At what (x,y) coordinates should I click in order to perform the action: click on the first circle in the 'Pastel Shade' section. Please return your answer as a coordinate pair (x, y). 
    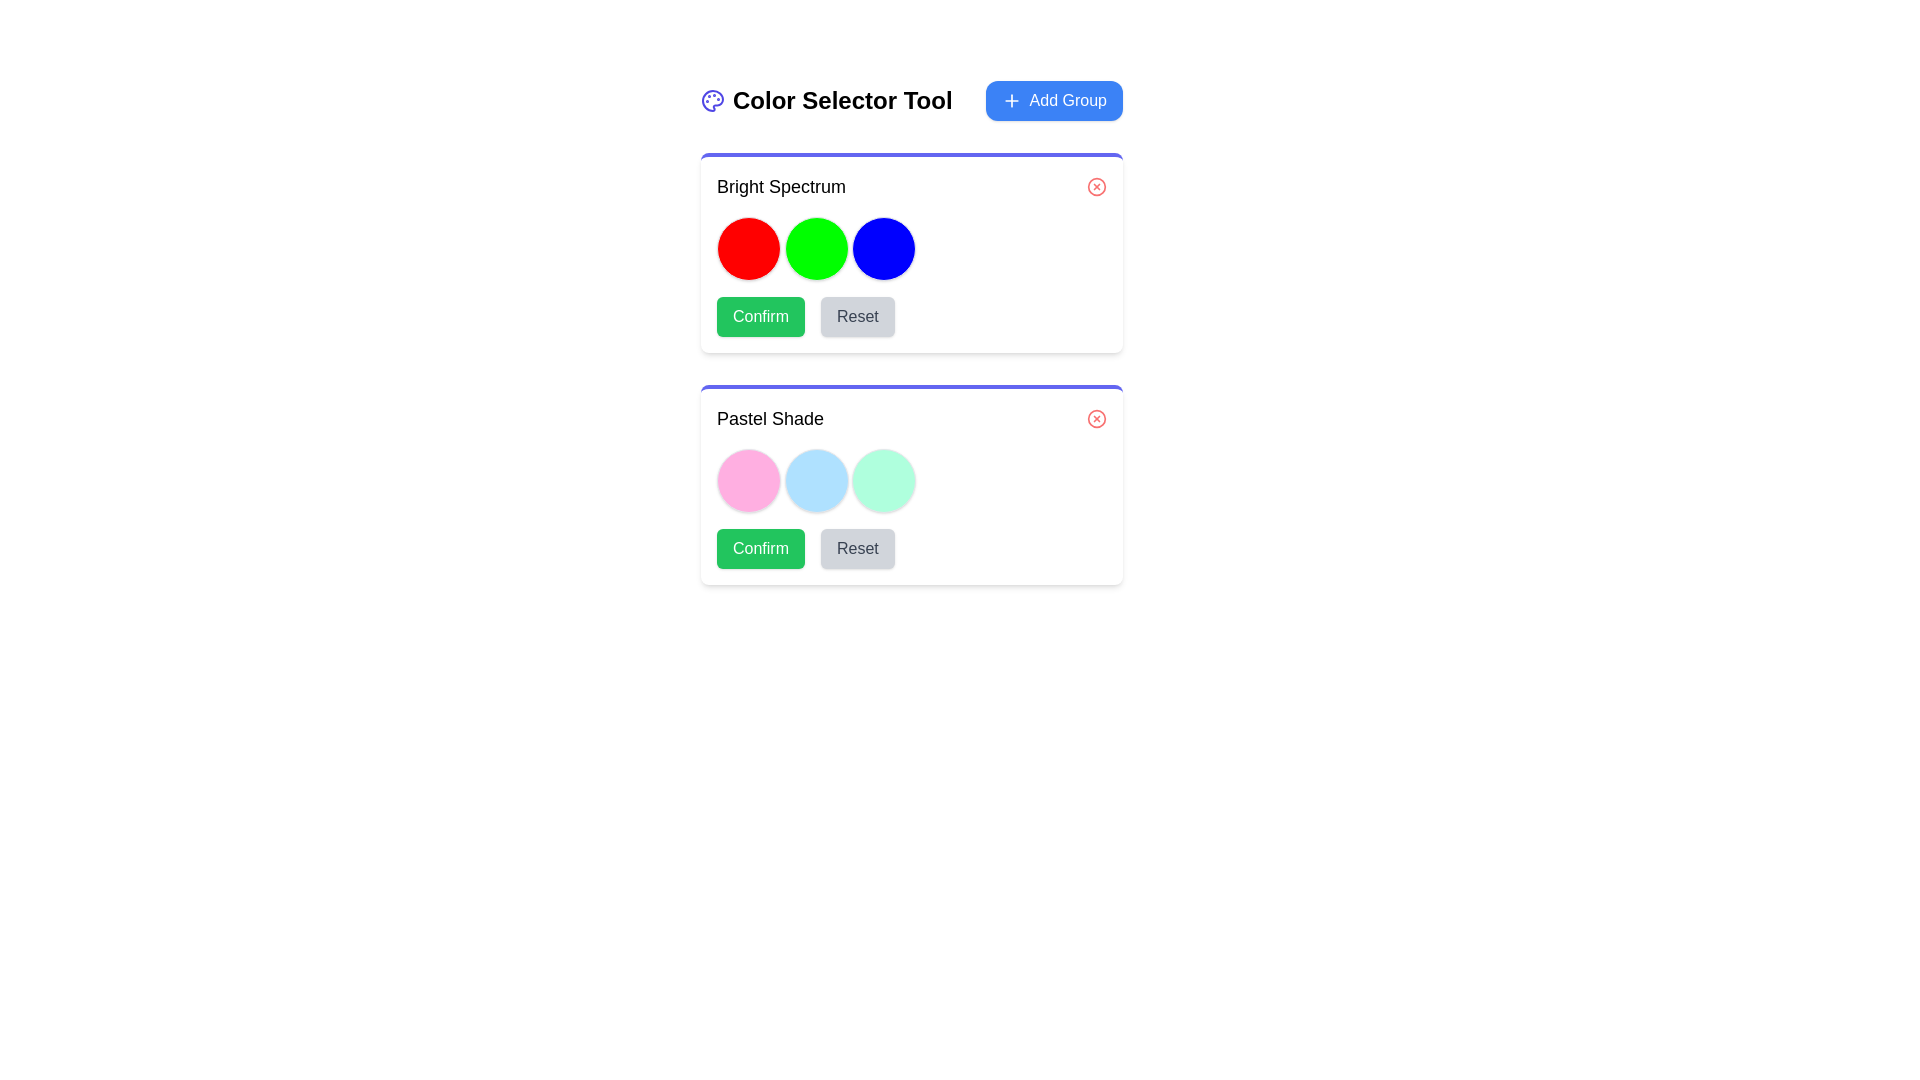
    Looking at the image, I should click on (747, 481).